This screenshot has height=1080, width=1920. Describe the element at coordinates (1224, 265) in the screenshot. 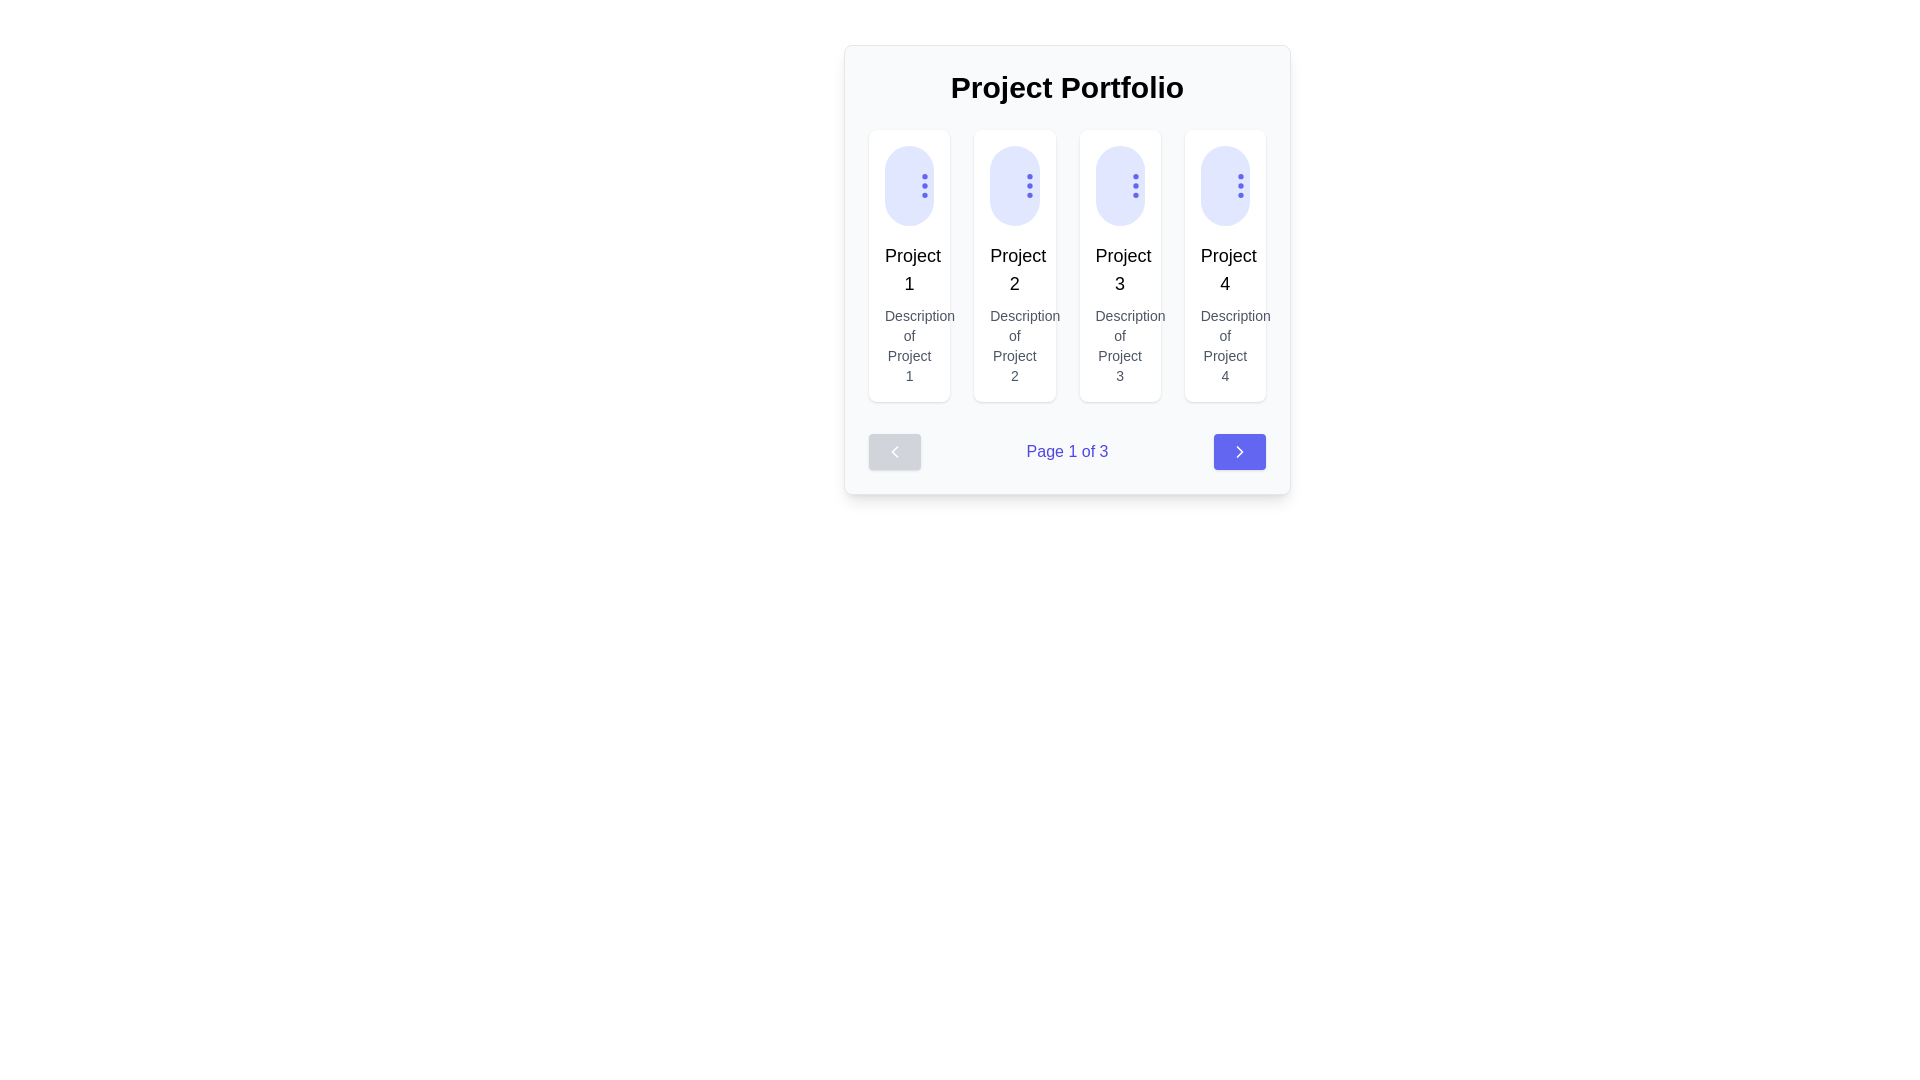

I see `the Card component labeled 'Project 4' in the project portfolio grid` at that location.